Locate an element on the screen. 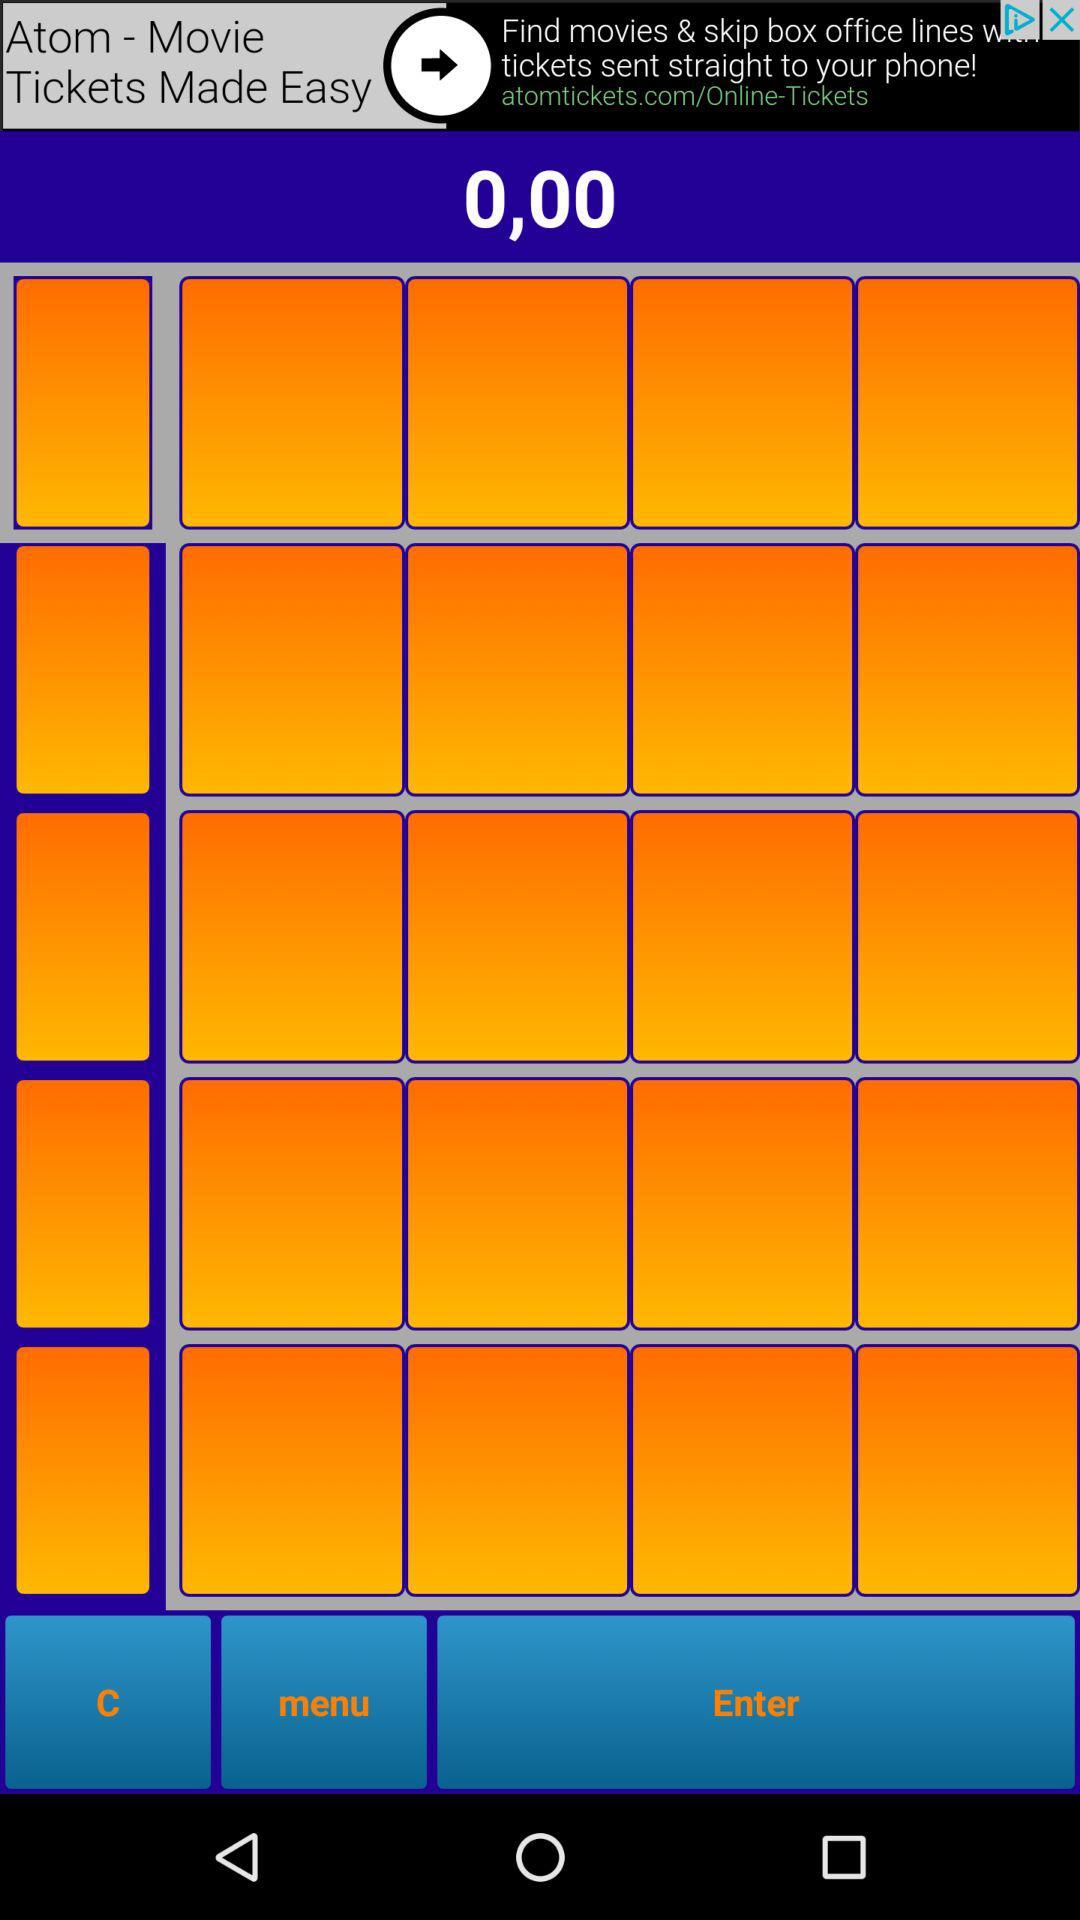  cash register button is located at coordinates (966, 401).